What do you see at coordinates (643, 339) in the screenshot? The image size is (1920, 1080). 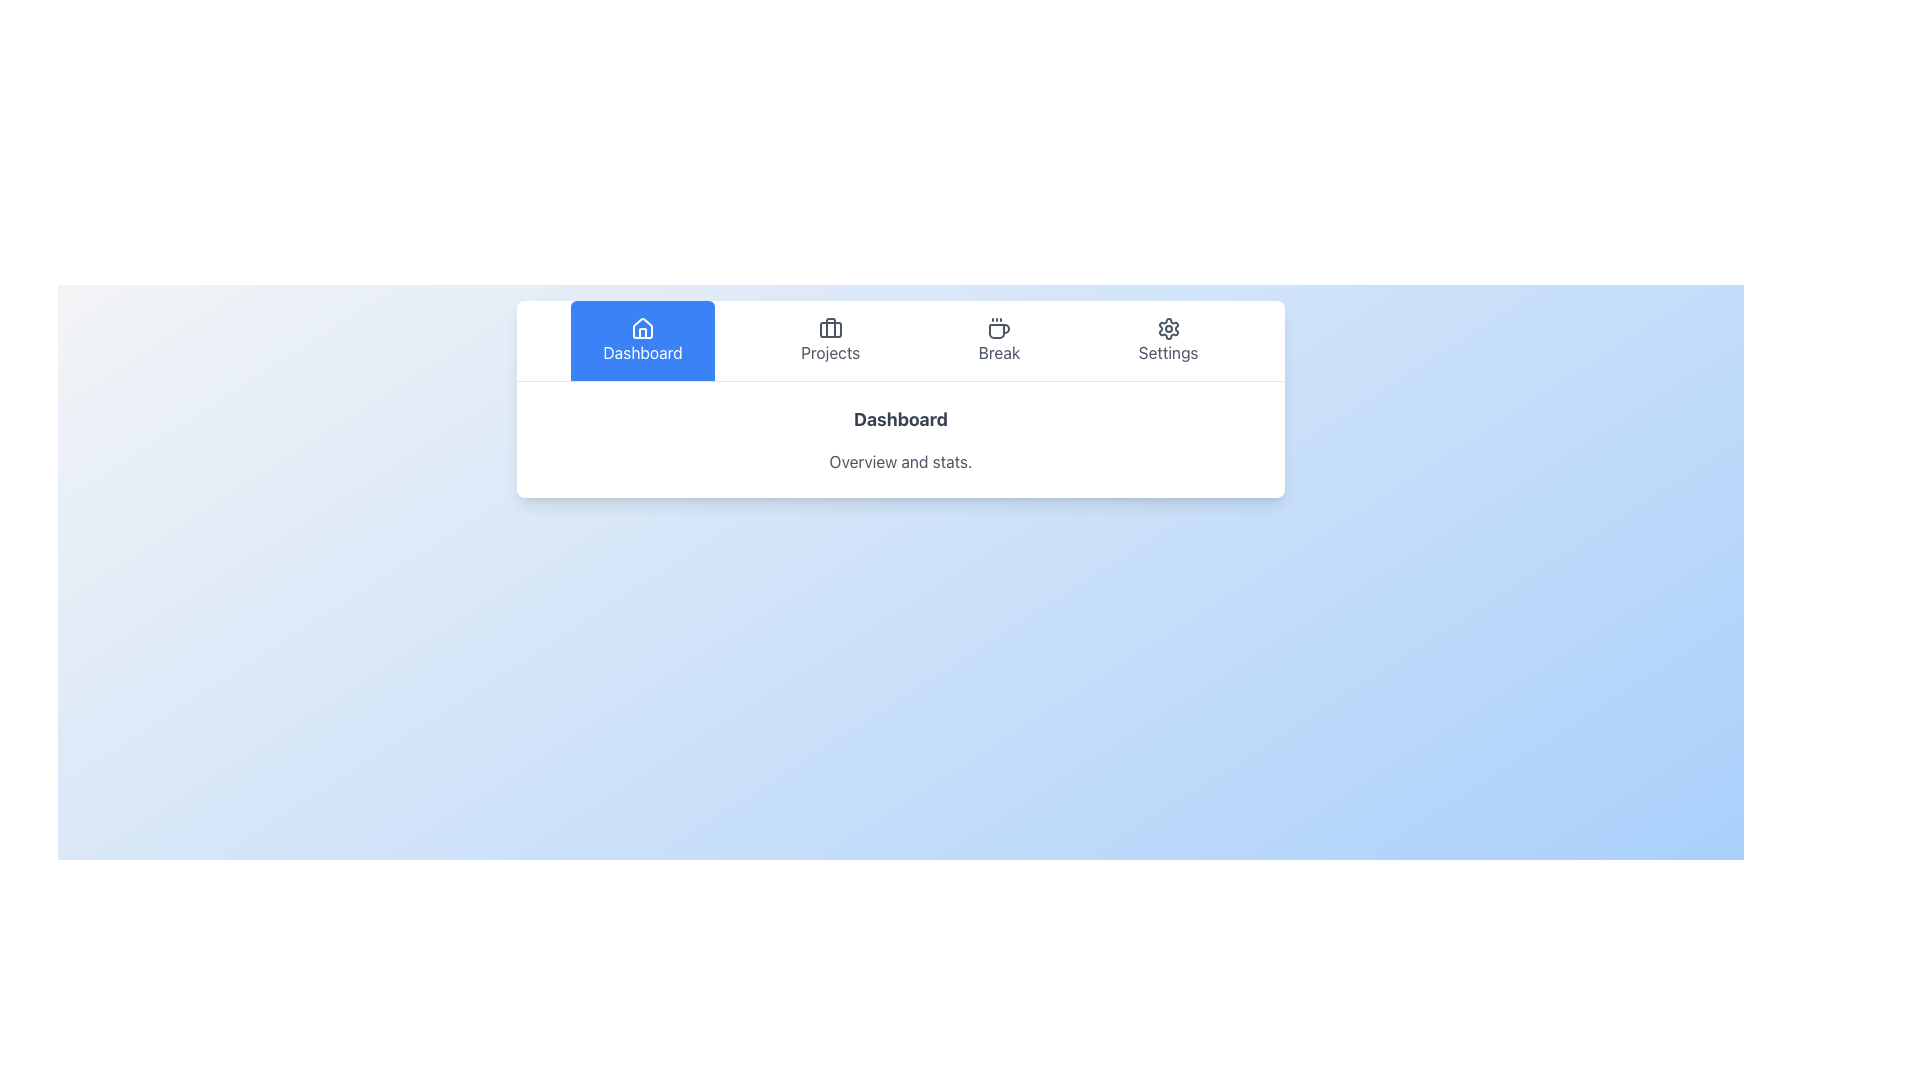 I see `the blue rectangular button labeled 'Dashboard' with a house icon` at bounding box center [643, 339].